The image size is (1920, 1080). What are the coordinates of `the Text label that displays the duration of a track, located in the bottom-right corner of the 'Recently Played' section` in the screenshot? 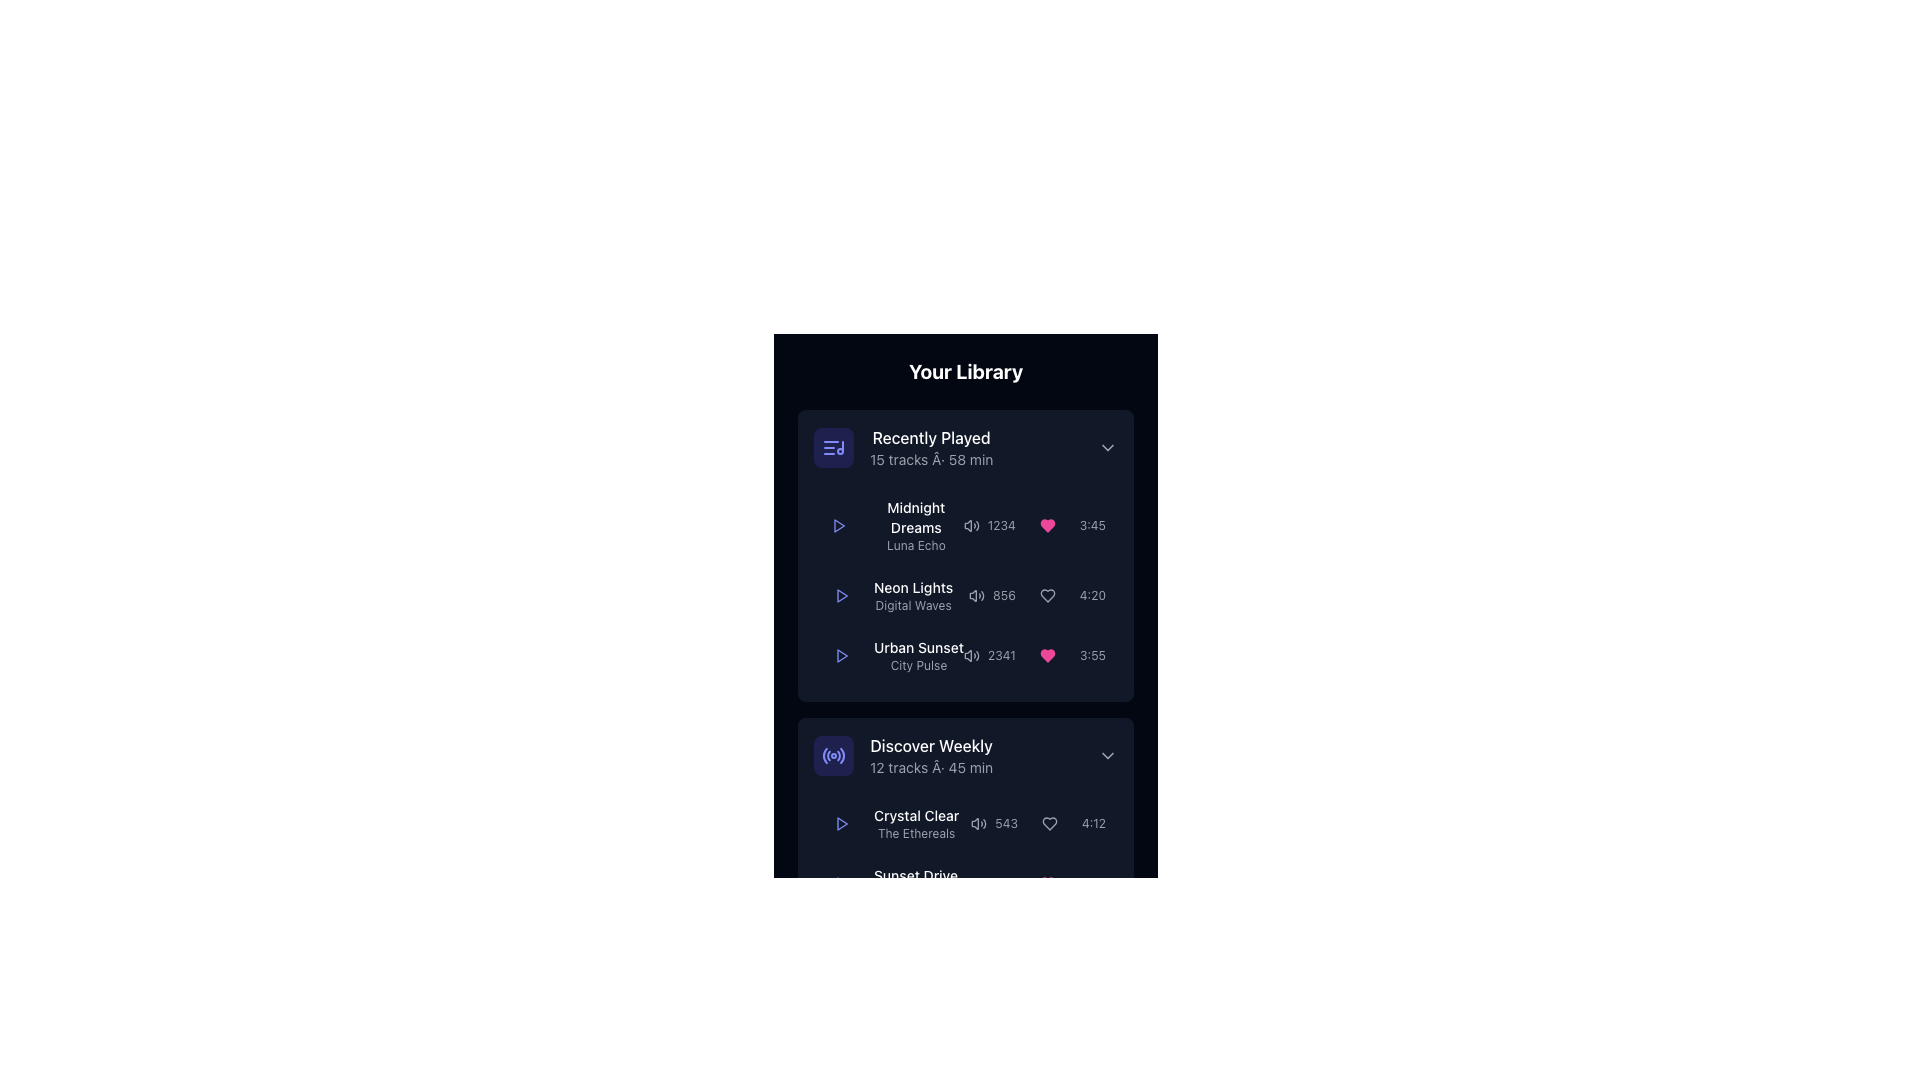 It's located at (1091, 524).